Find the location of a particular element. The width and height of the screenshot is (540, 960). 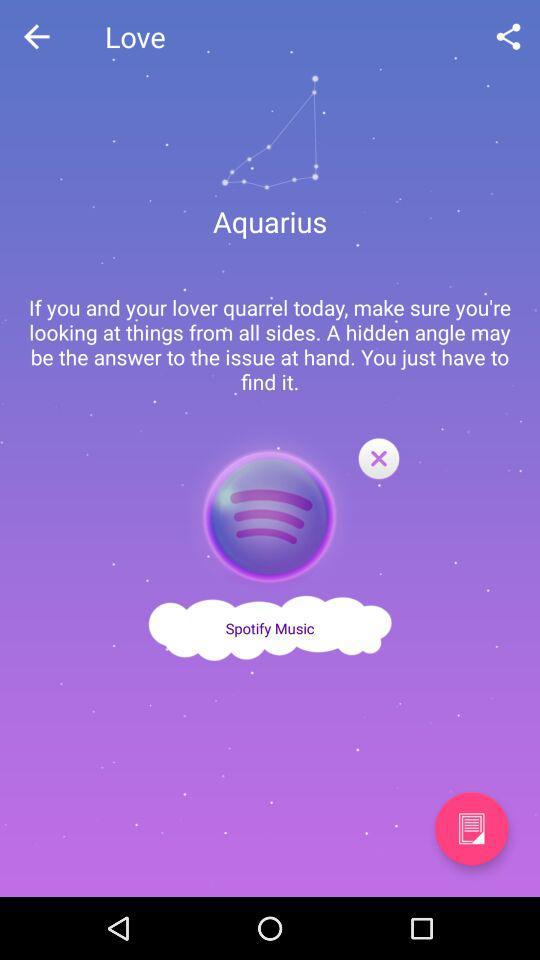

the close icon is located at coordinates (378, 459).